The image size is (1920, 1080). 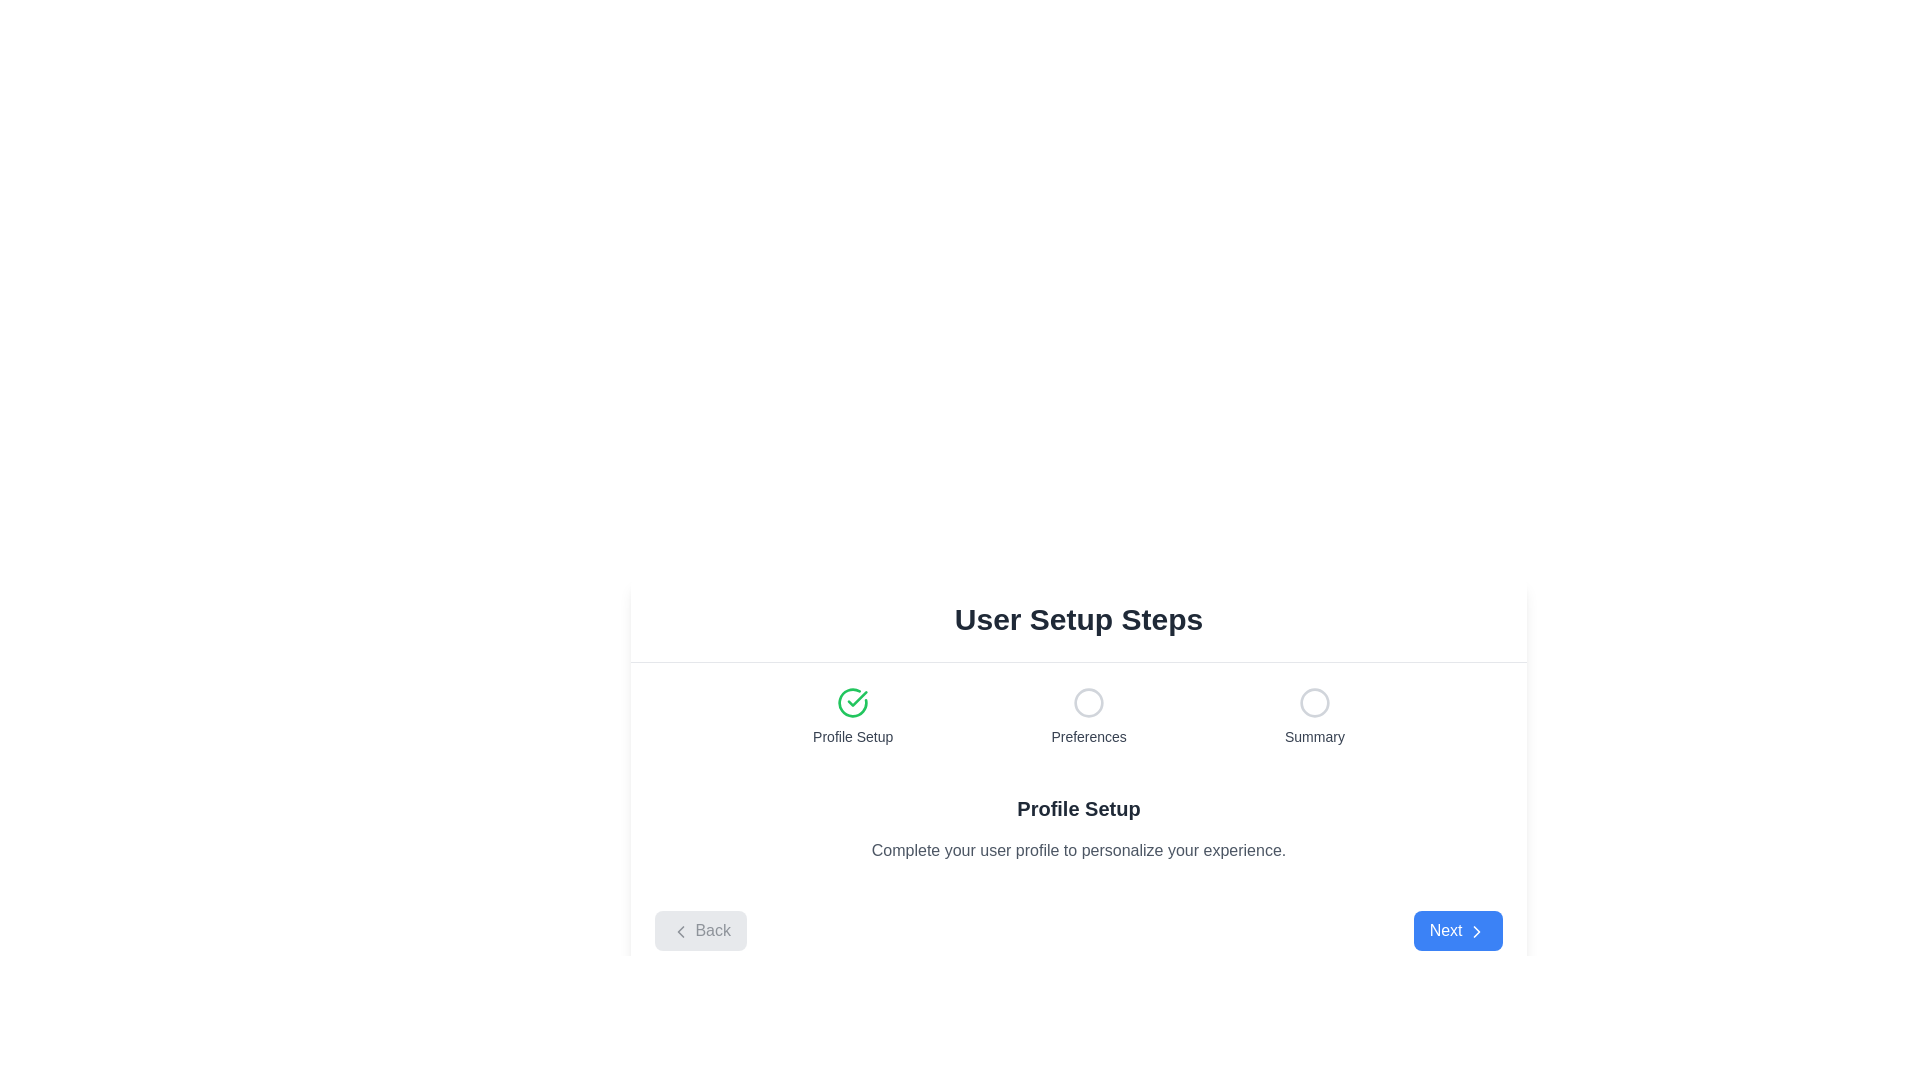 What do you see at coordinates (853, 701) in the screenshot?
I see `the circular icon with a green outline and a checkmark, which signifies completion, located above the 'Profile Setup' text in the top-center region of the interface` at bounding box center [853, 701].